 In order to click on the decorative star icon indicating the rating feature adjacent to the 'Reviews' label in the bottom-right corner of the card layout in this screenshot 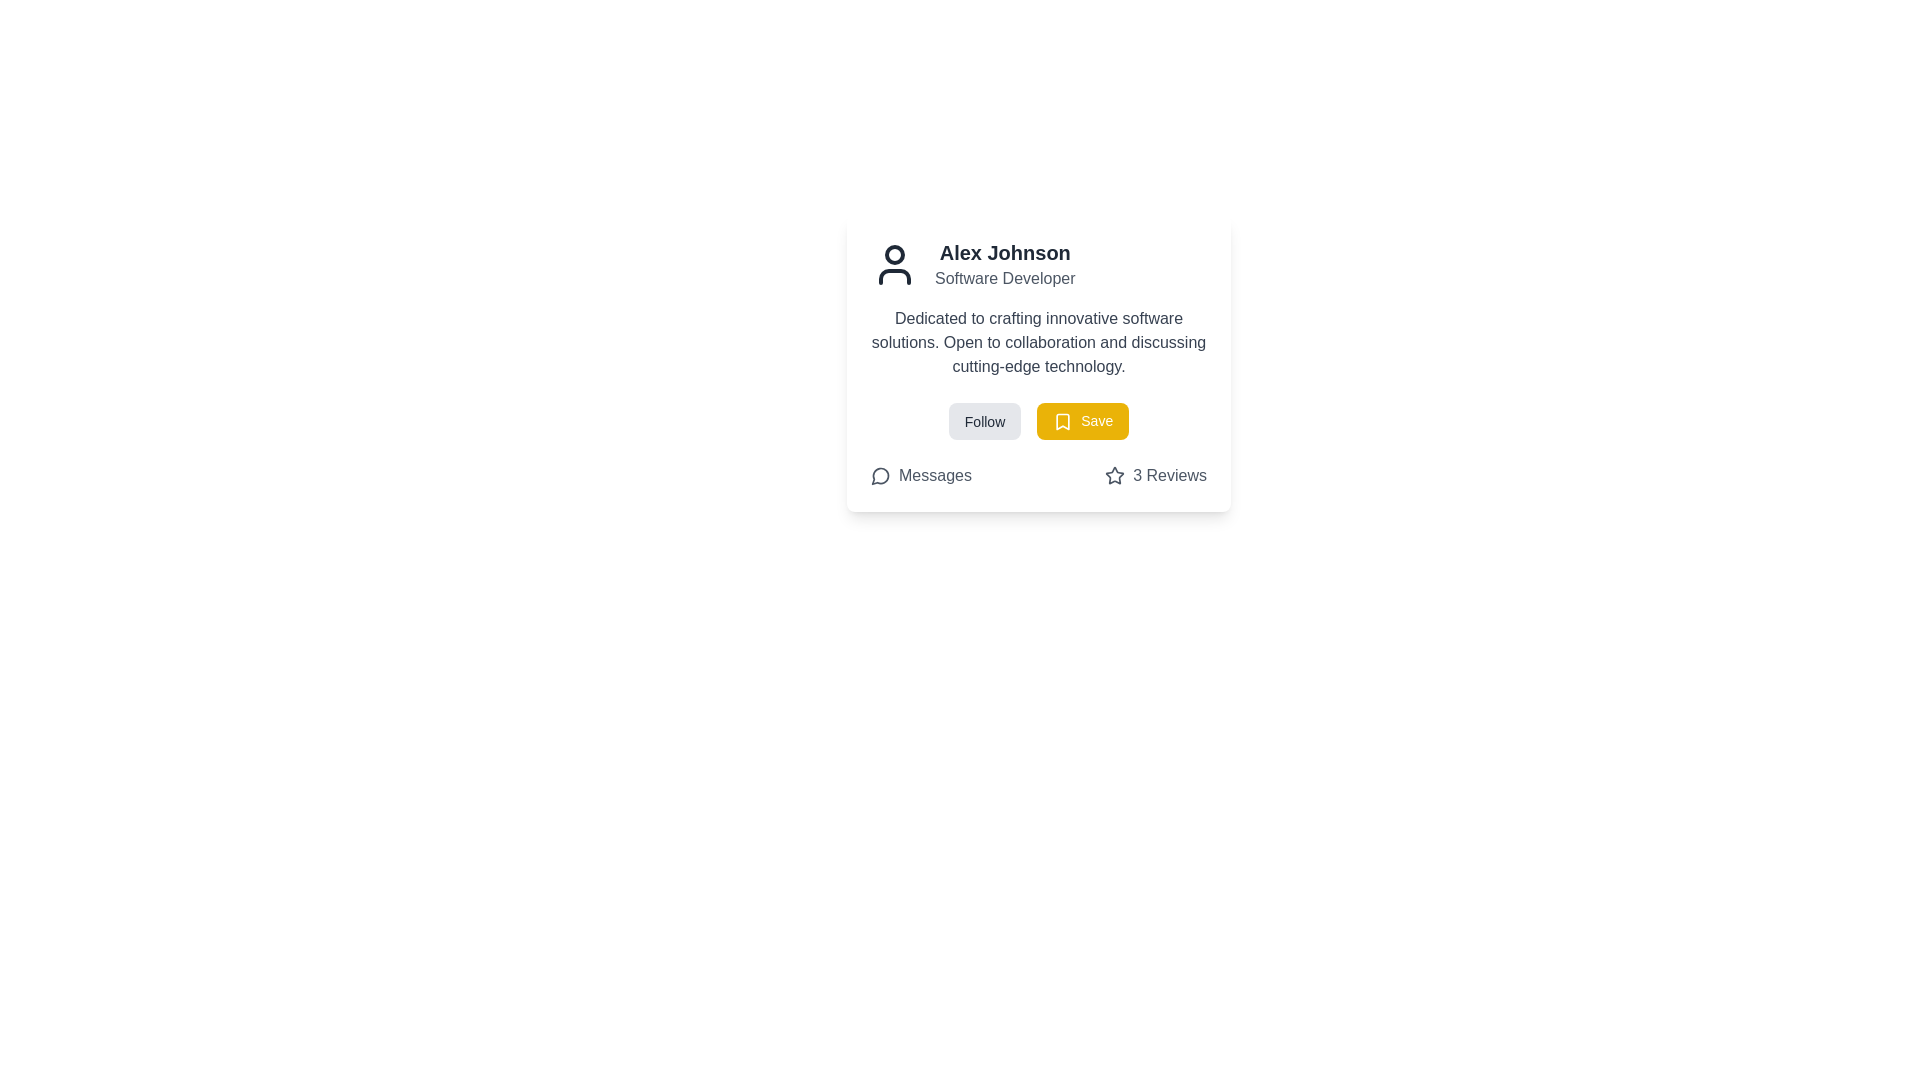, I will do `click(1114, 475)`.